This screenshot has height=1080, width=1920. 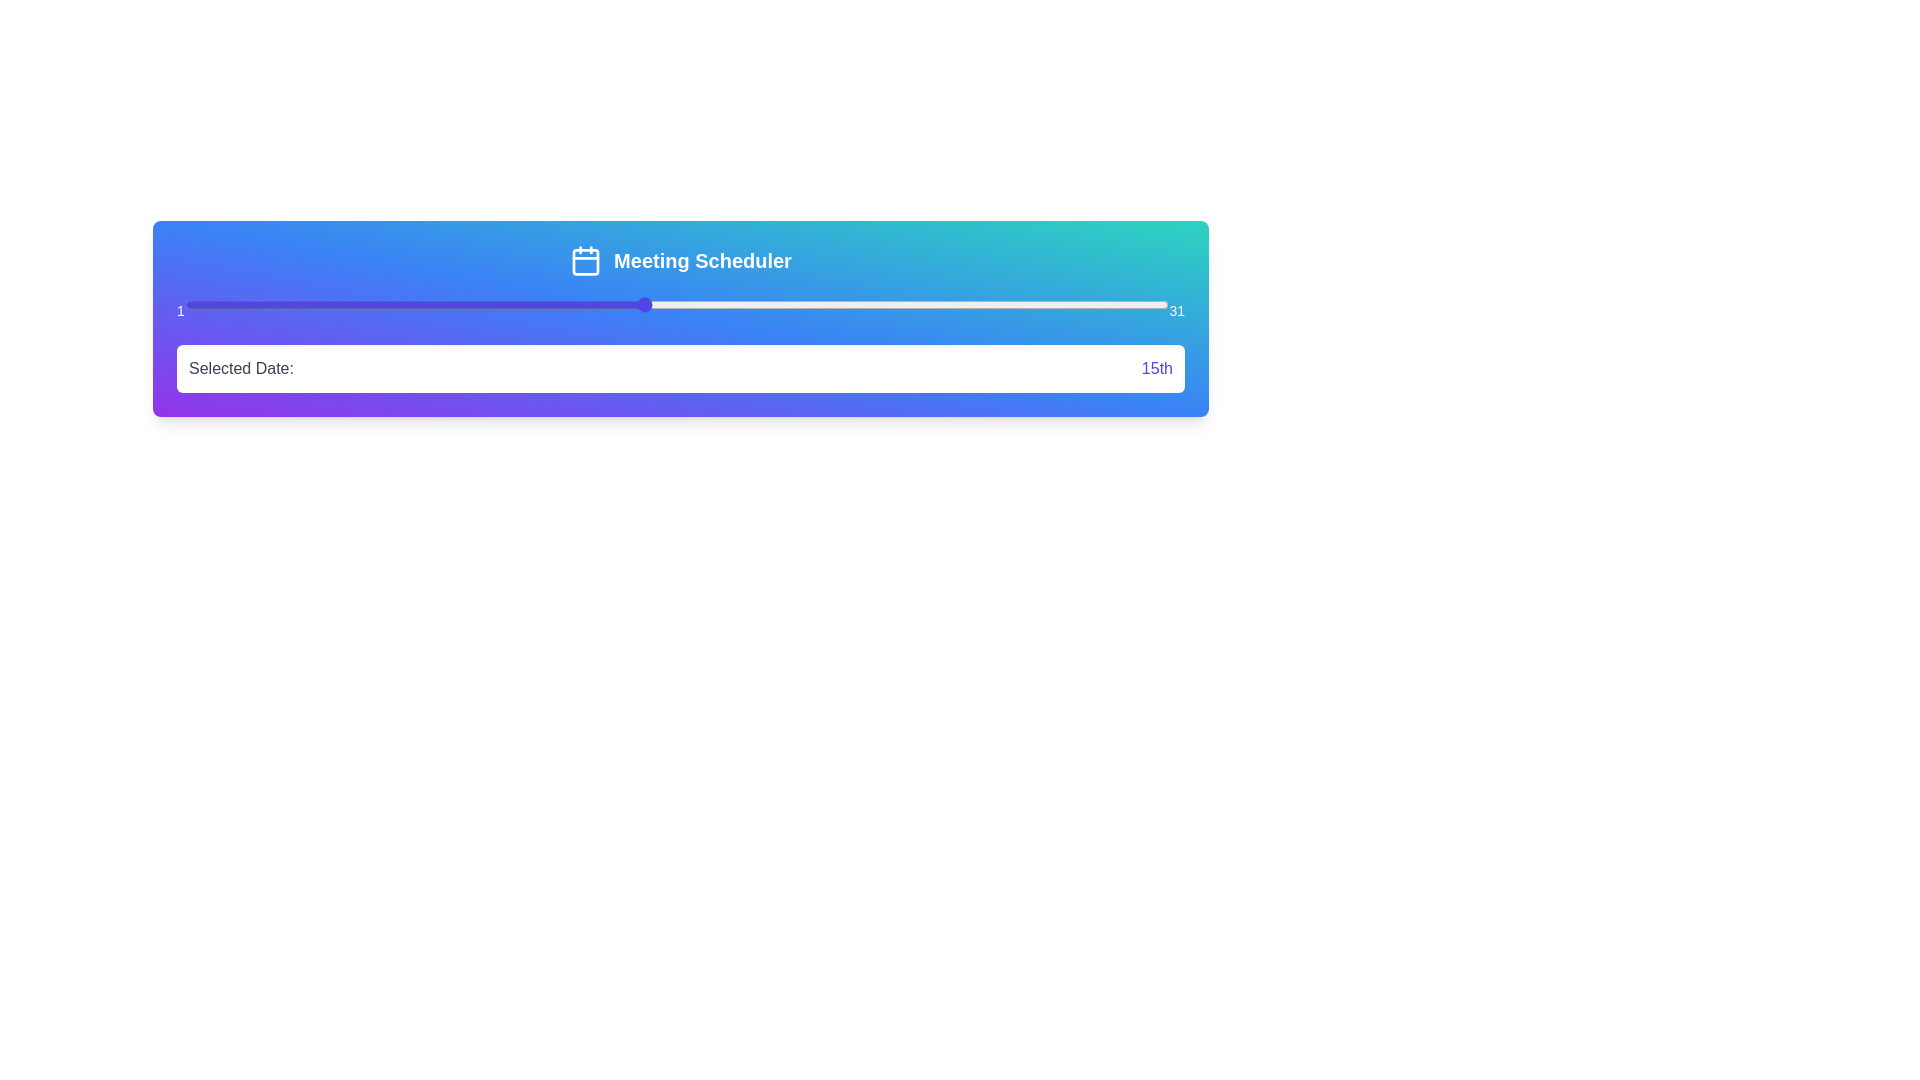 What do you see at coordinates (585, 260) in the screenshot?
I see `the calendar icon with a white outline and blue background located at the top-left of the 'Meeting Scheduler' component` at bounding box center [585, 260].